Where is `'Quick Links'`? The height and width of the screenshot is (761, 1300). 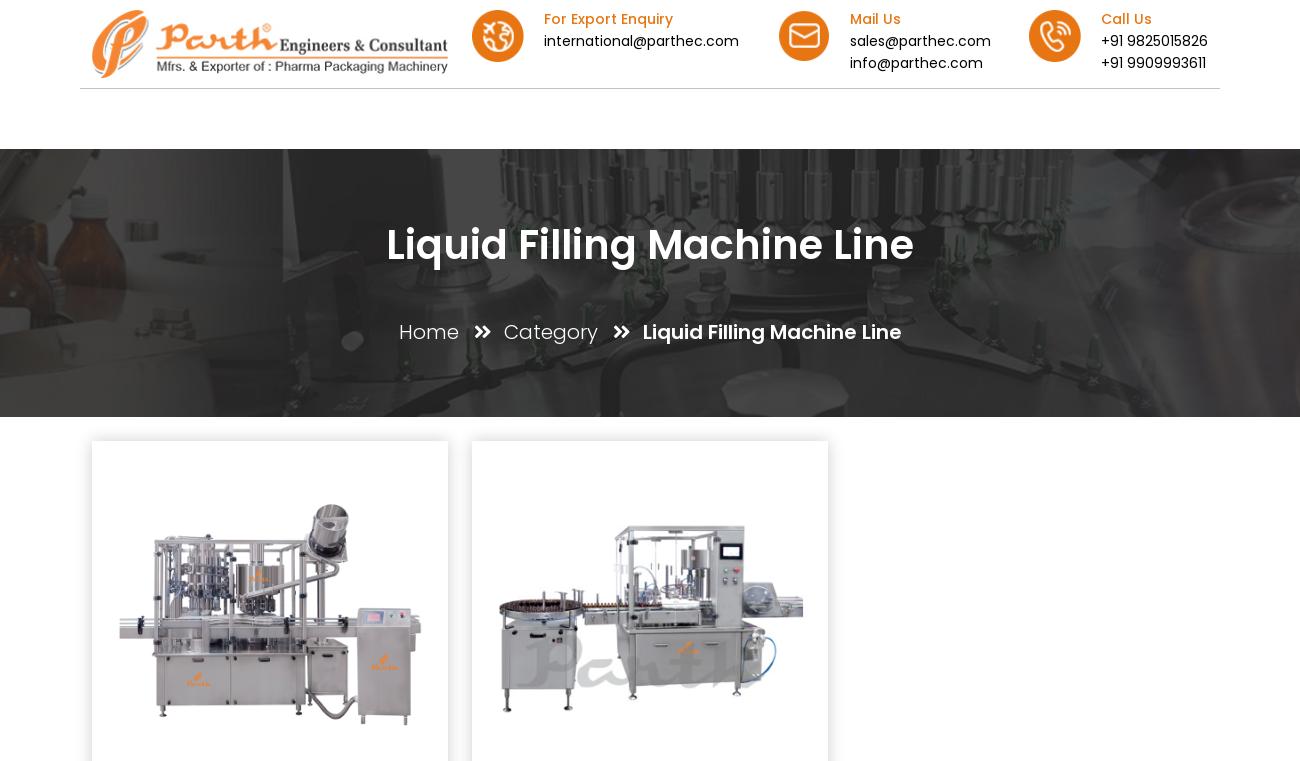 'Quick Links' is located at coordinates (964, 546).